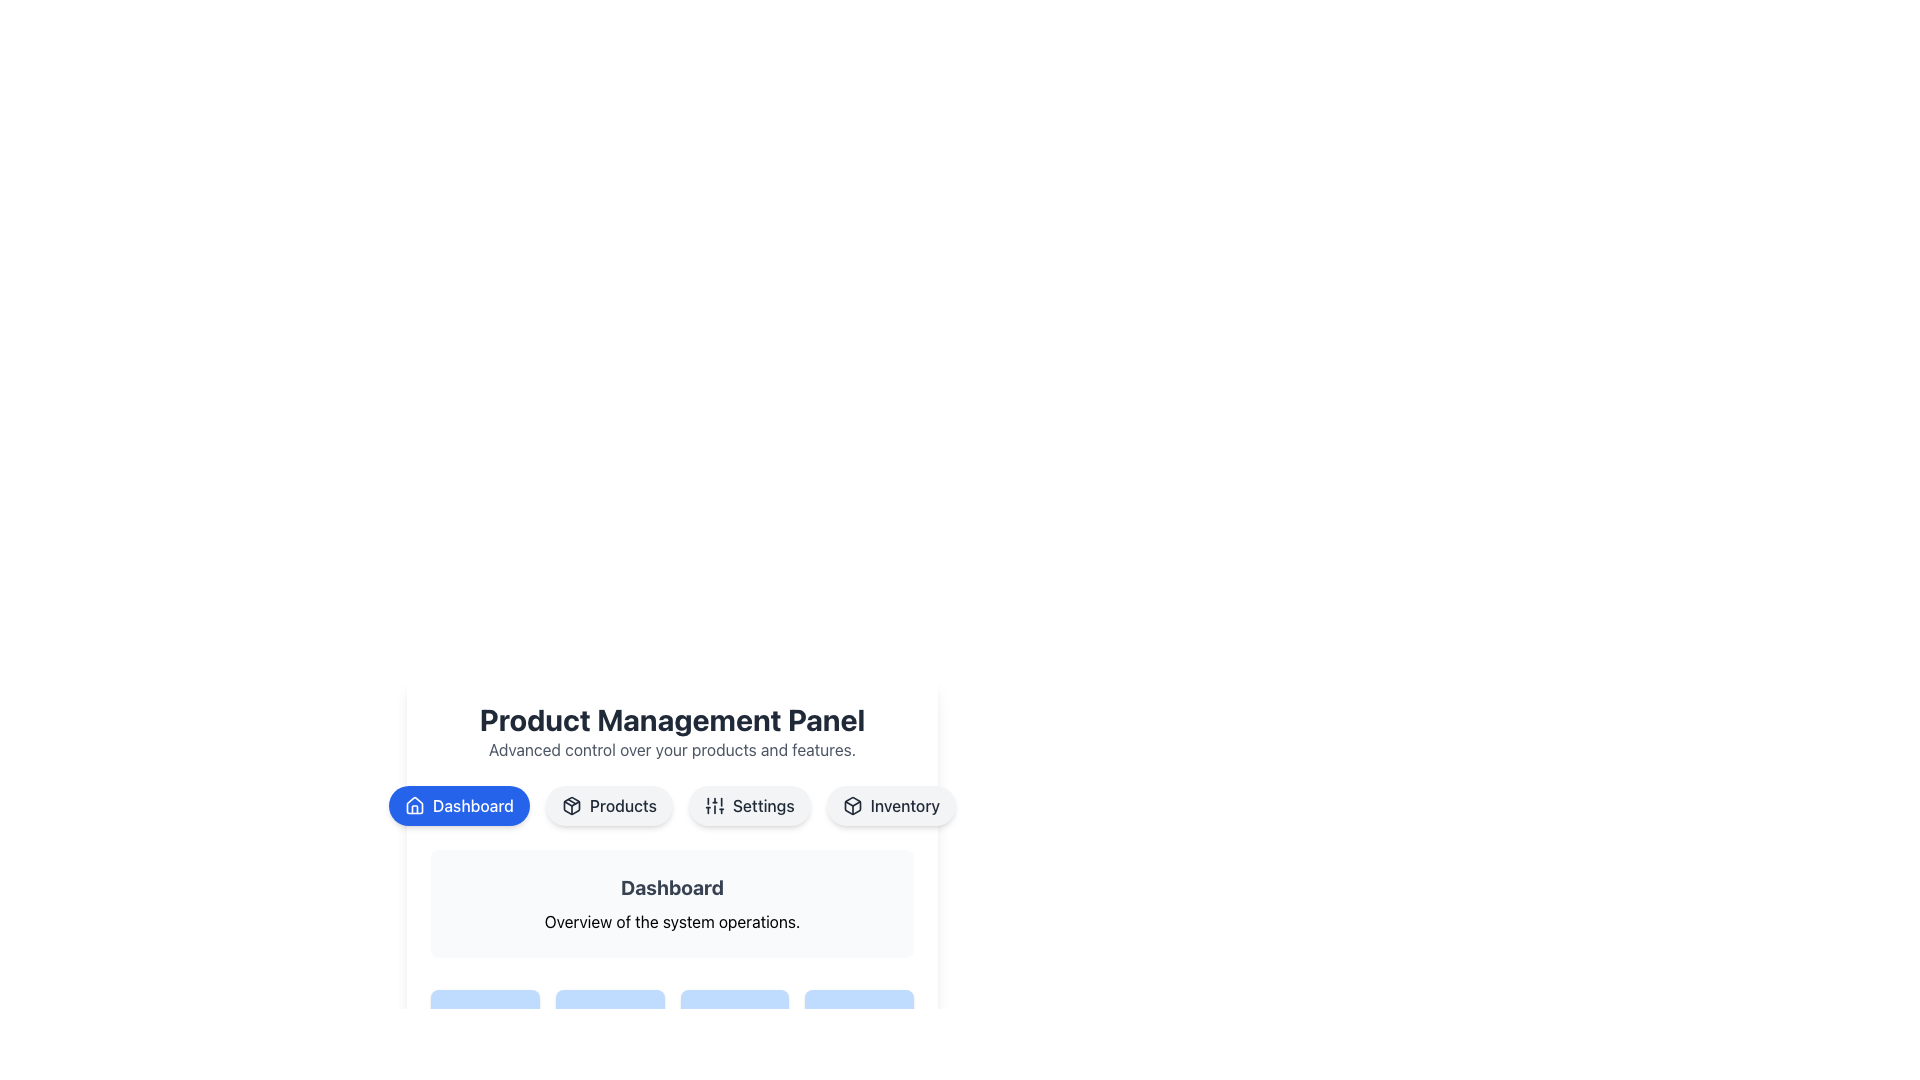 The width and height of the screenshot is (1920, 1080). I want to click on the rounded blue button labeled 'Dashboard' with a house icon, so click(458, 805).